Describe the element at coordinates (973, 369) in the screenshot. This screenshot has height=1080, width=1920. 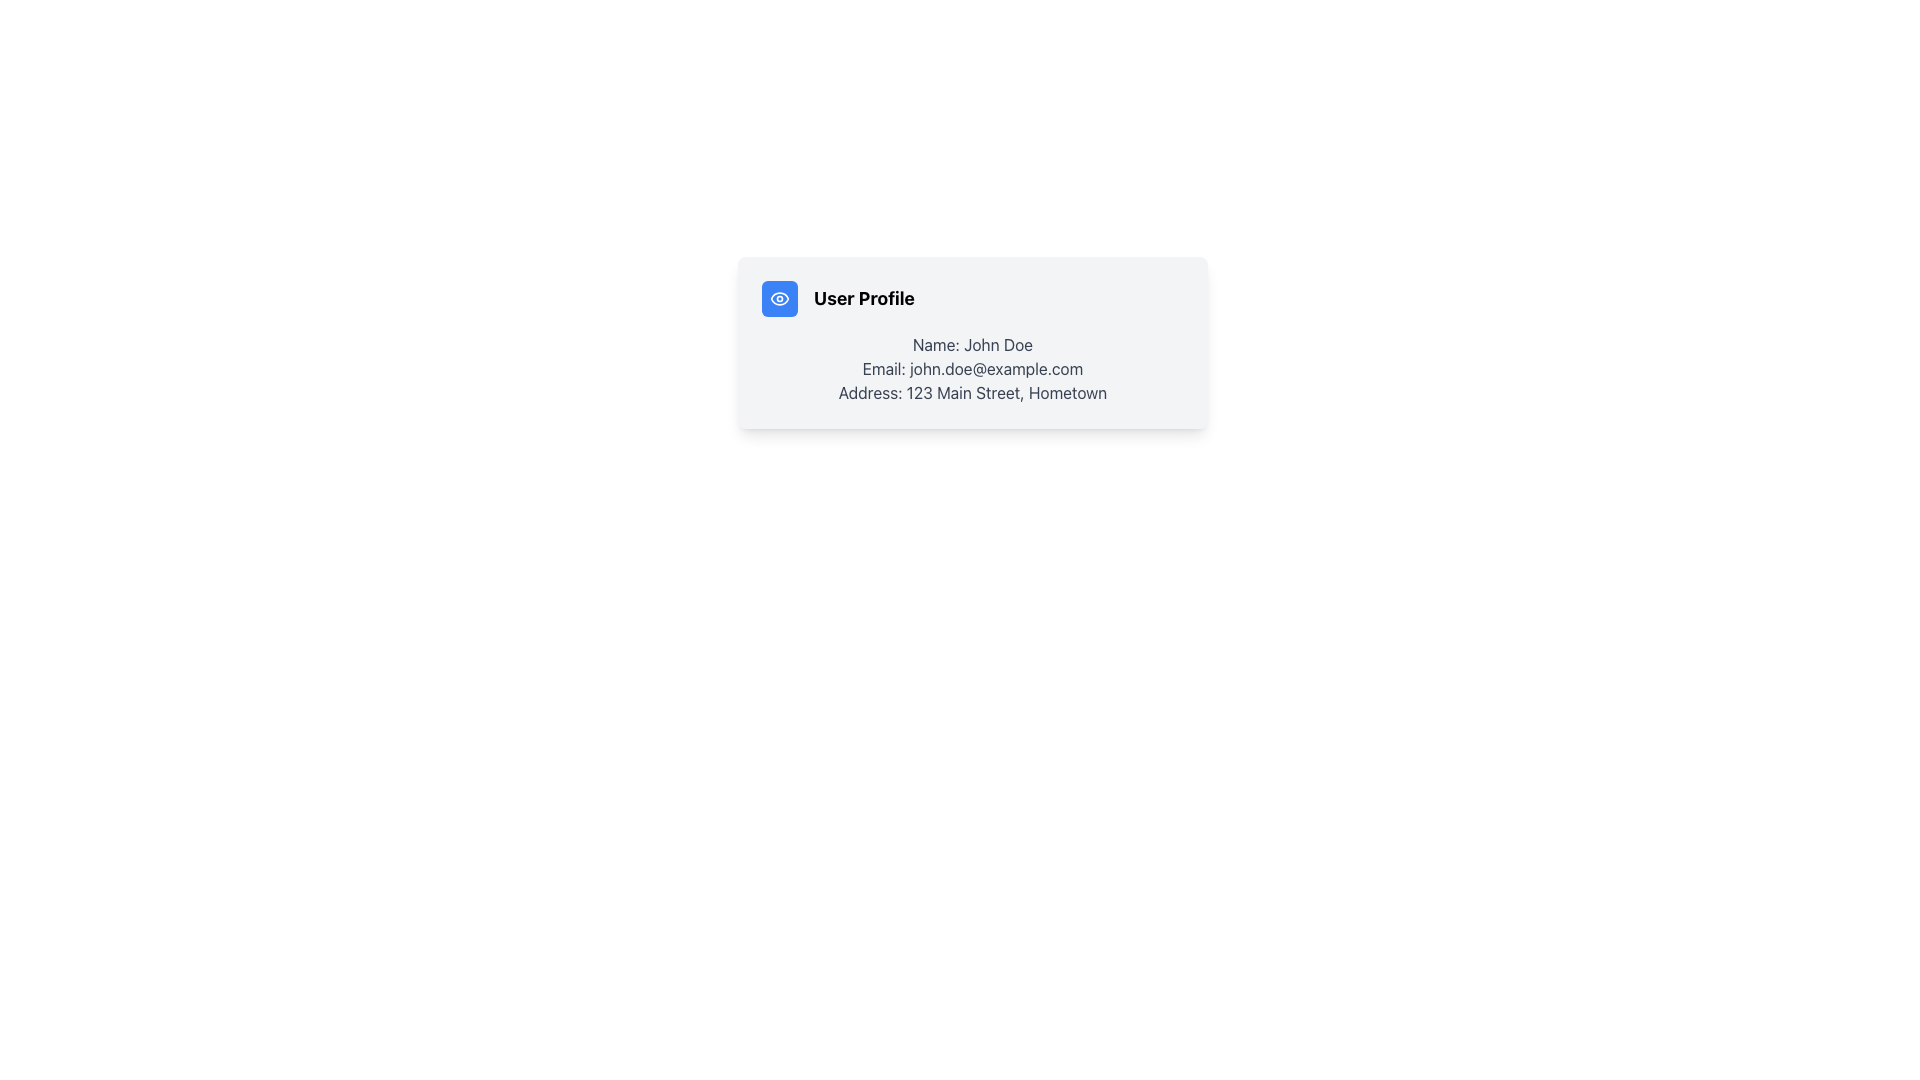
I see `the text block containing user information, including name, email, and address, which is located centrally below the 'User Profile' title` at that location.